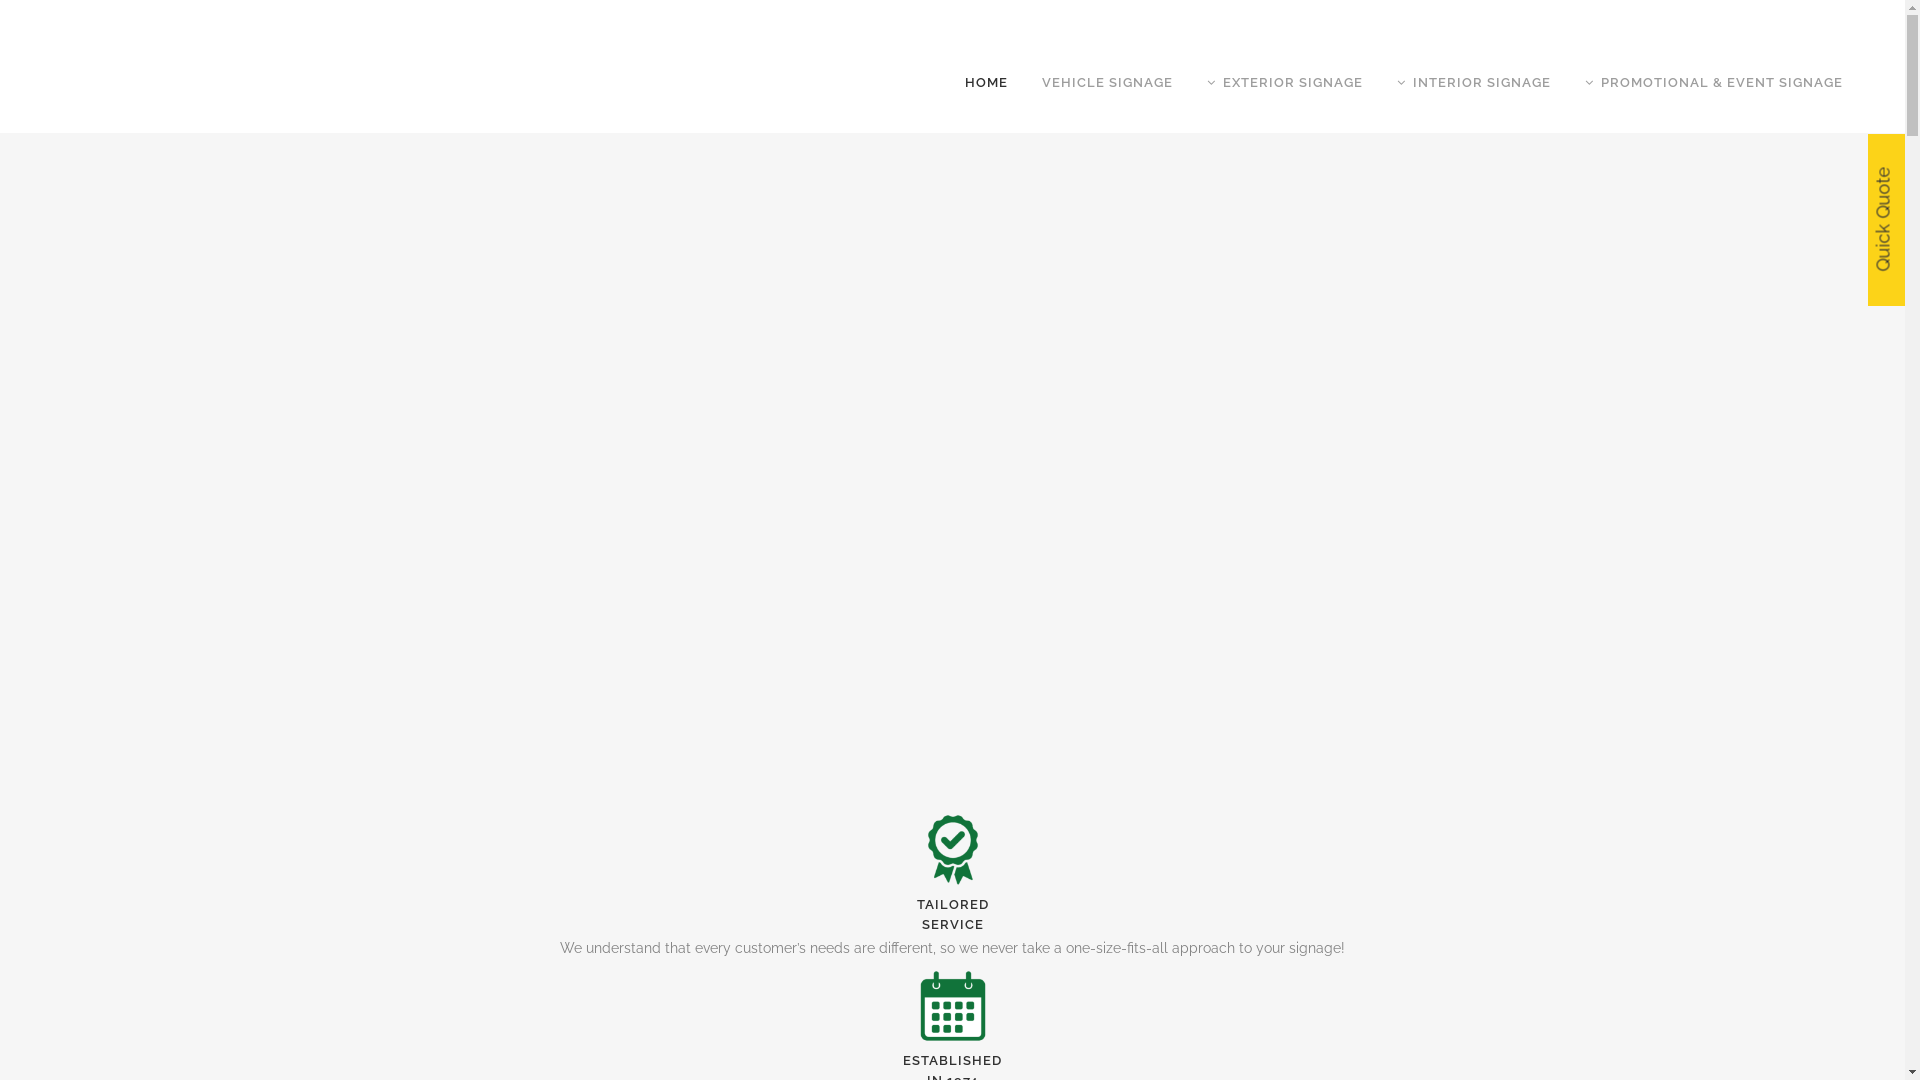 This screenshot has width=1920, height=1080. I want to click on 'CONTACT', so click(1711, 16).